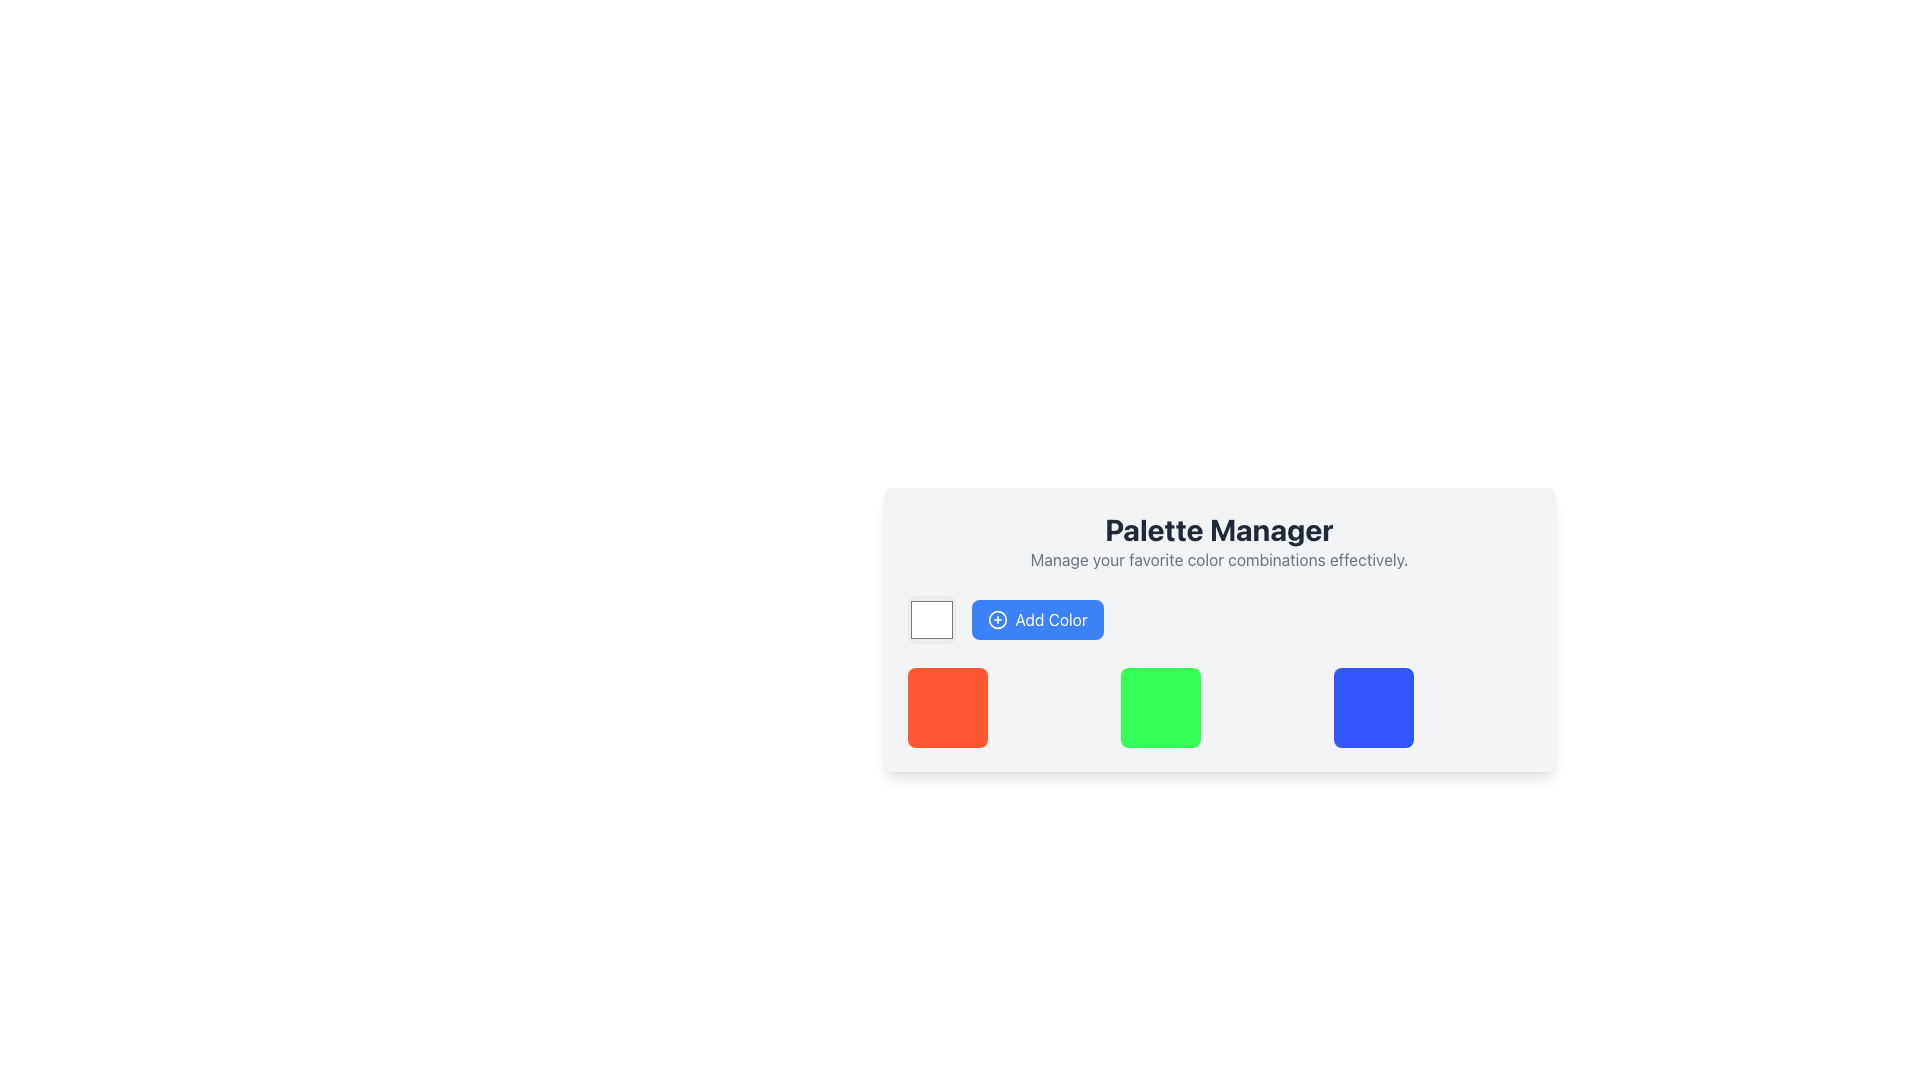 This screenshot has width=1920, height=1080. What do you see at coordinates (930, 619) in the screenshot?
I see `the Color Picker Input element` at bounding box center [930, 619].